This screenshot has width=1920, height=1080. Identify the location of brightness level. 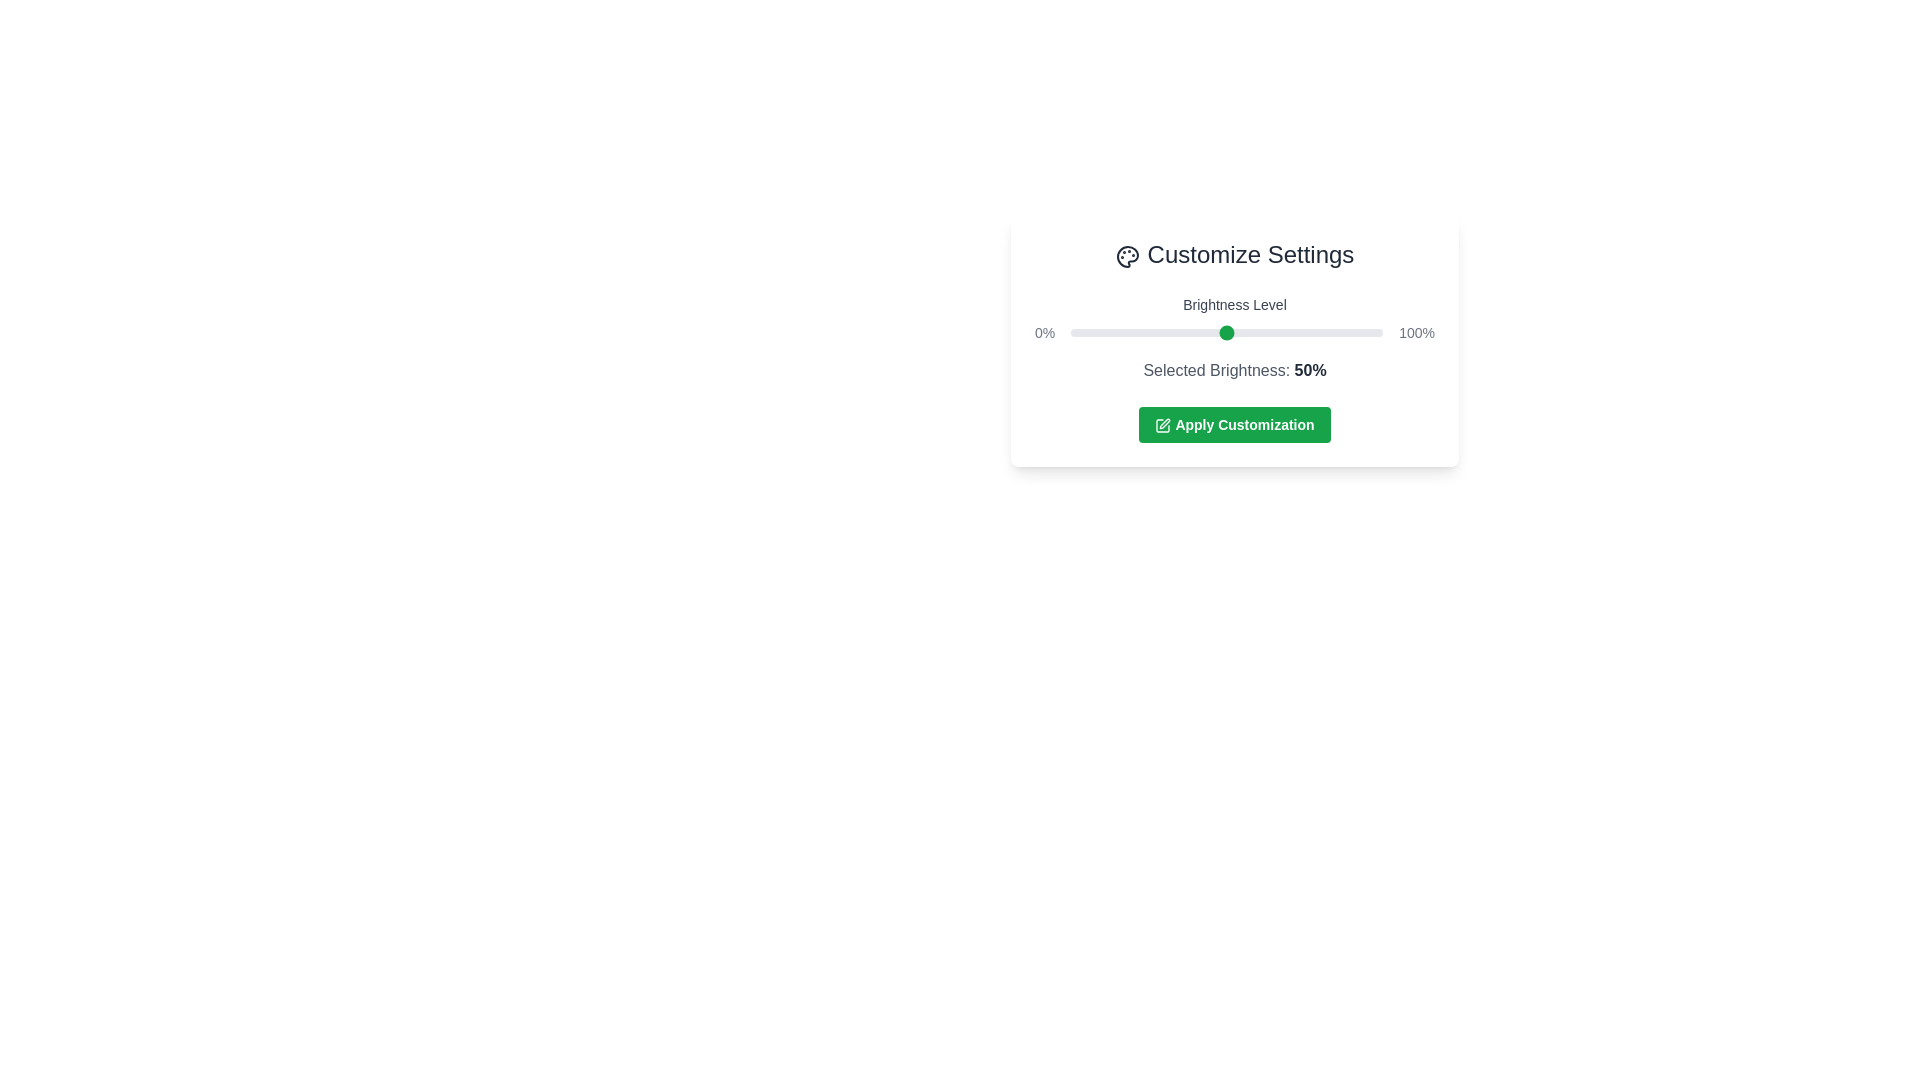
(1155, 331).